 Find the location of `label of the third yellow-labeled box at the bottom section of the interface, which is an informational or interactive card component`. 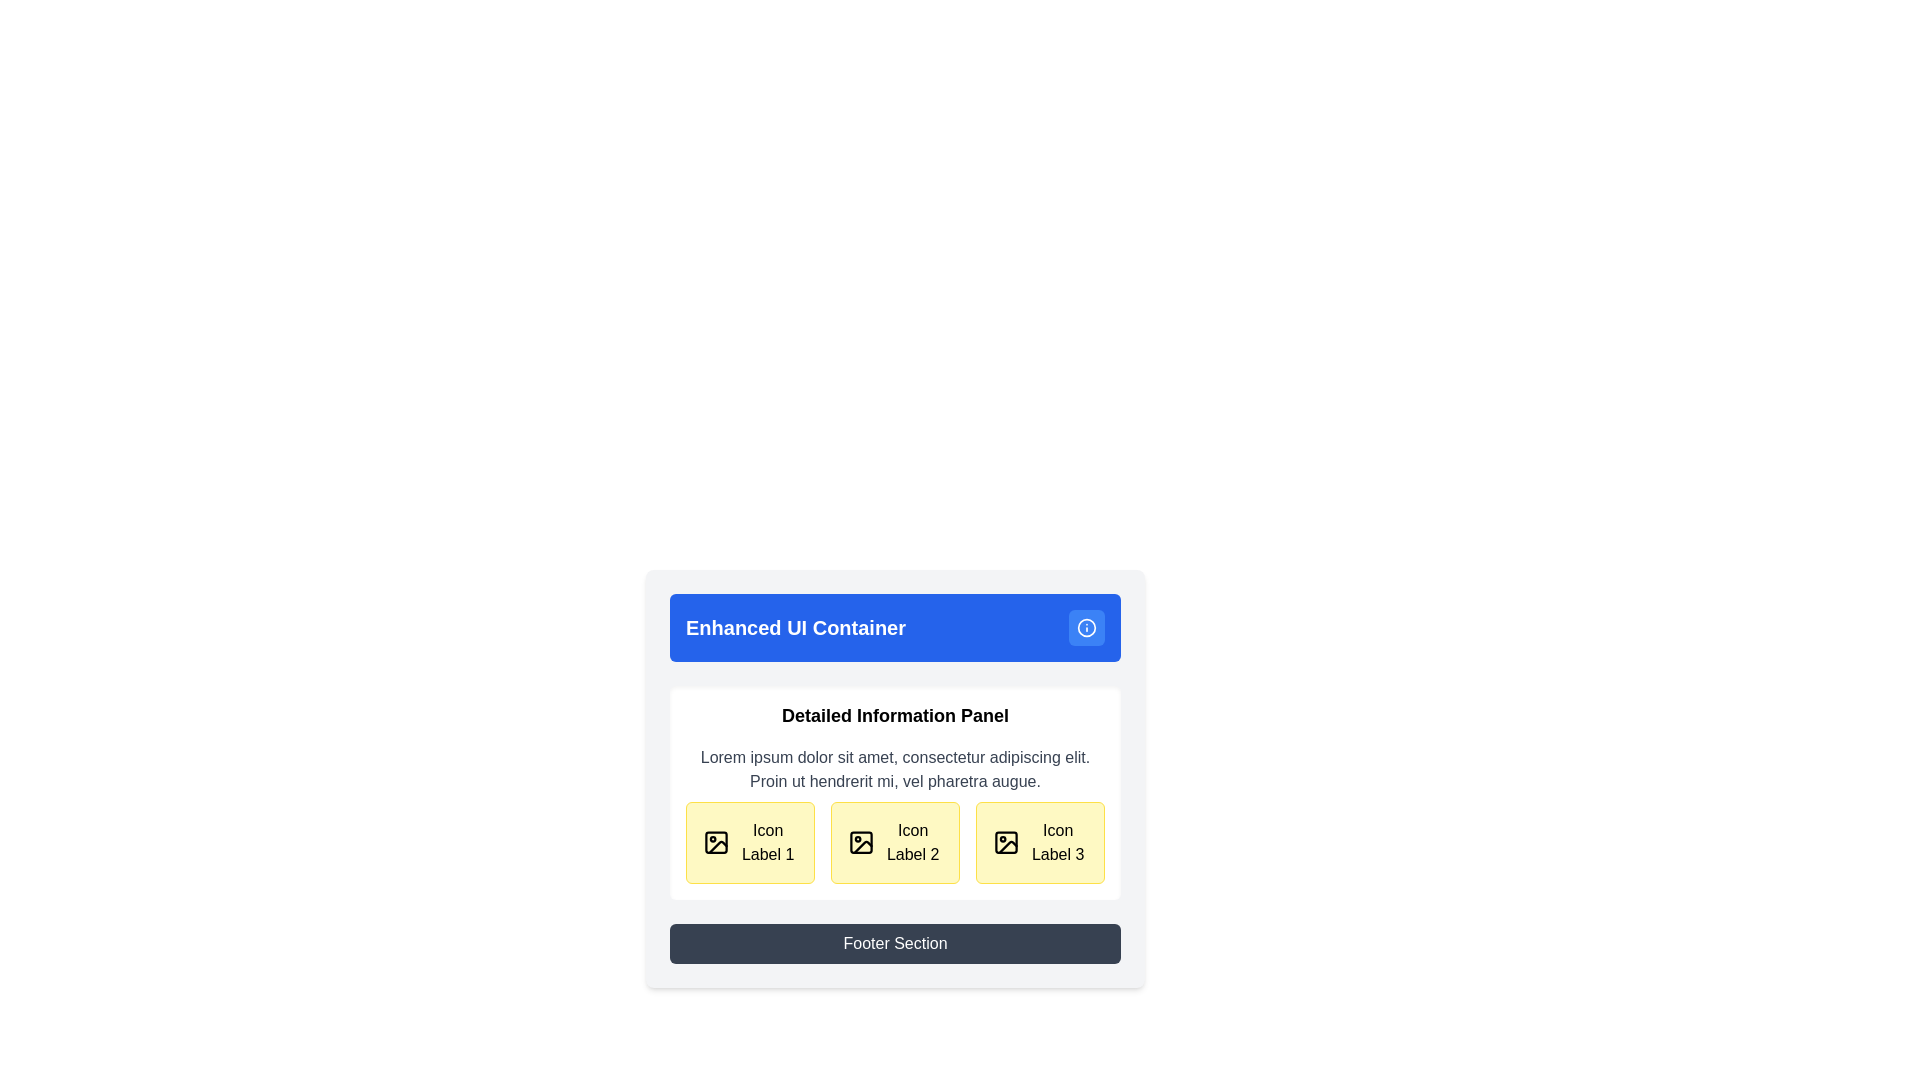

label of the third yellow-labeled box at the bottom section of the interface, which is an informational or interactive card component is located at coordinates (1040, 843).